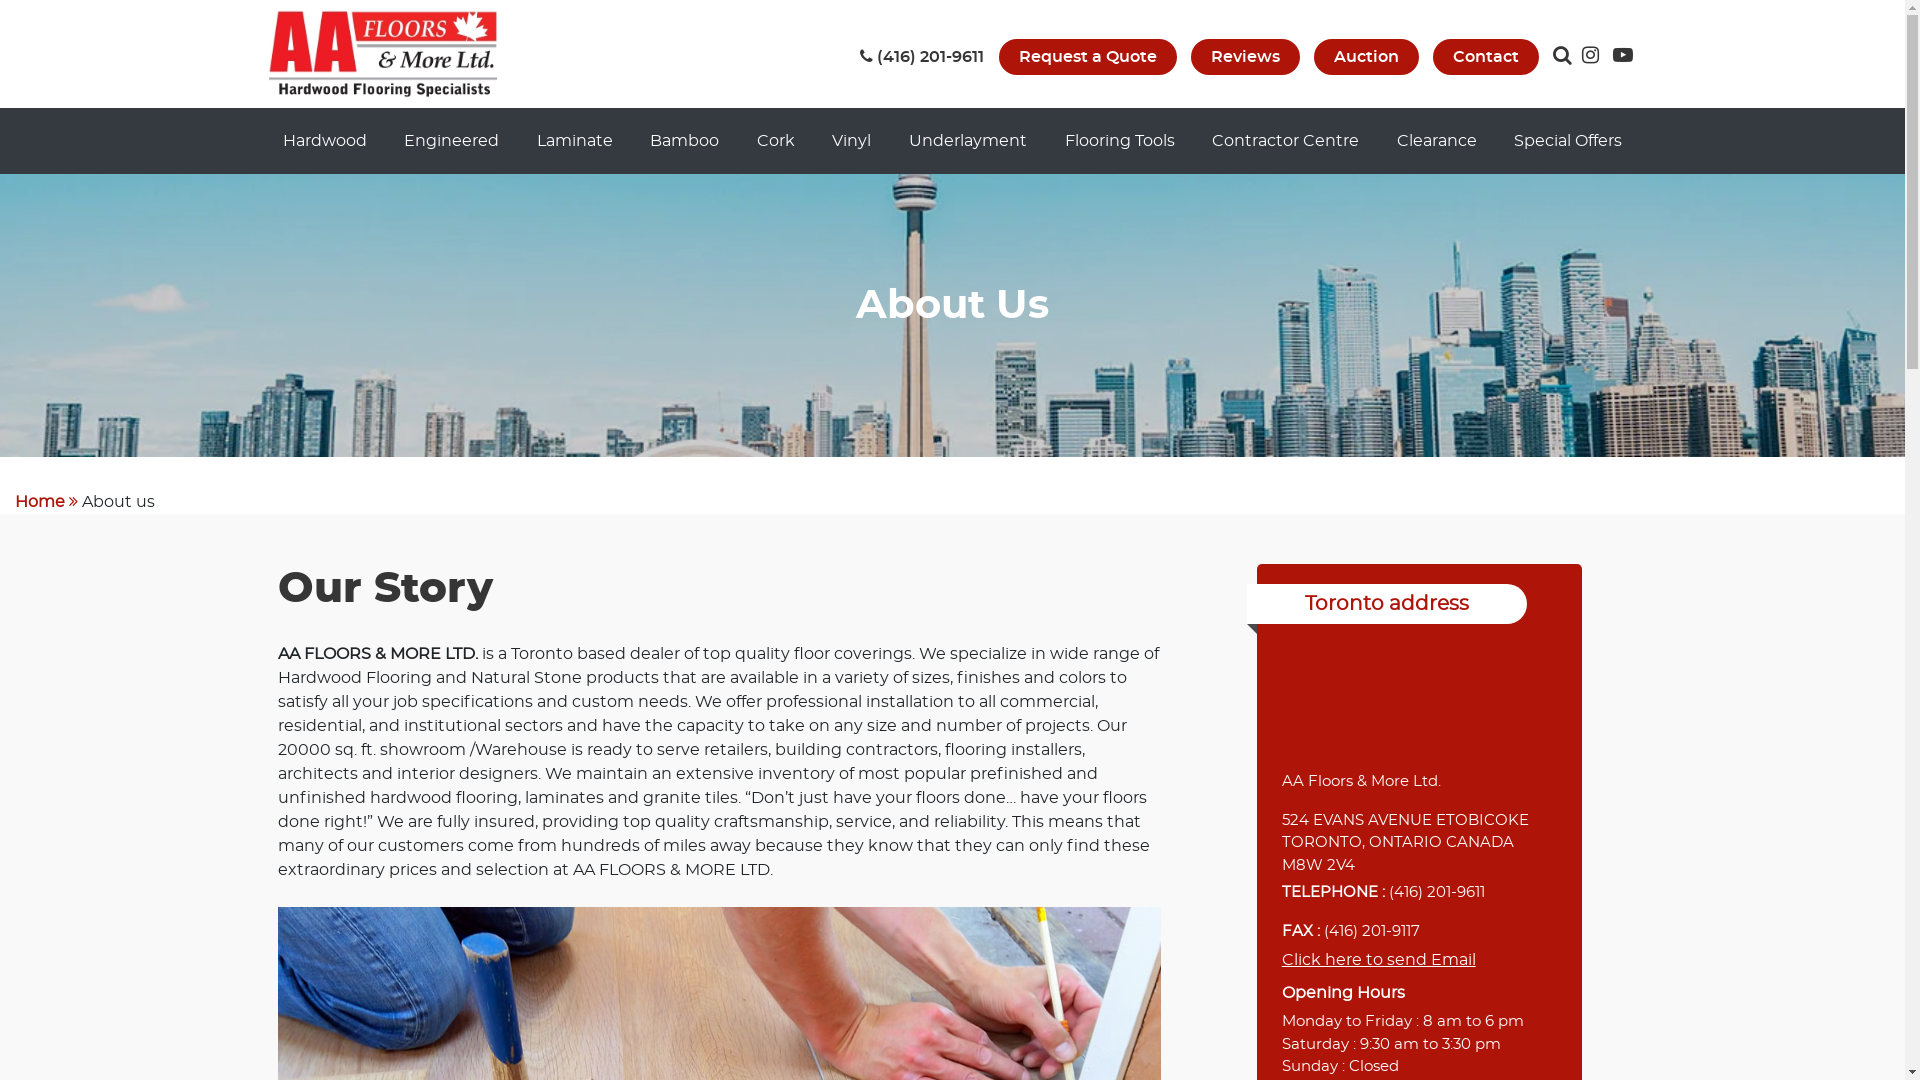 Image resolution: width=1920 pixels, height=1080 pixels. Describe the element at coordinates (1484, 56) in the screenshot. I see `'Contact'` at that location.